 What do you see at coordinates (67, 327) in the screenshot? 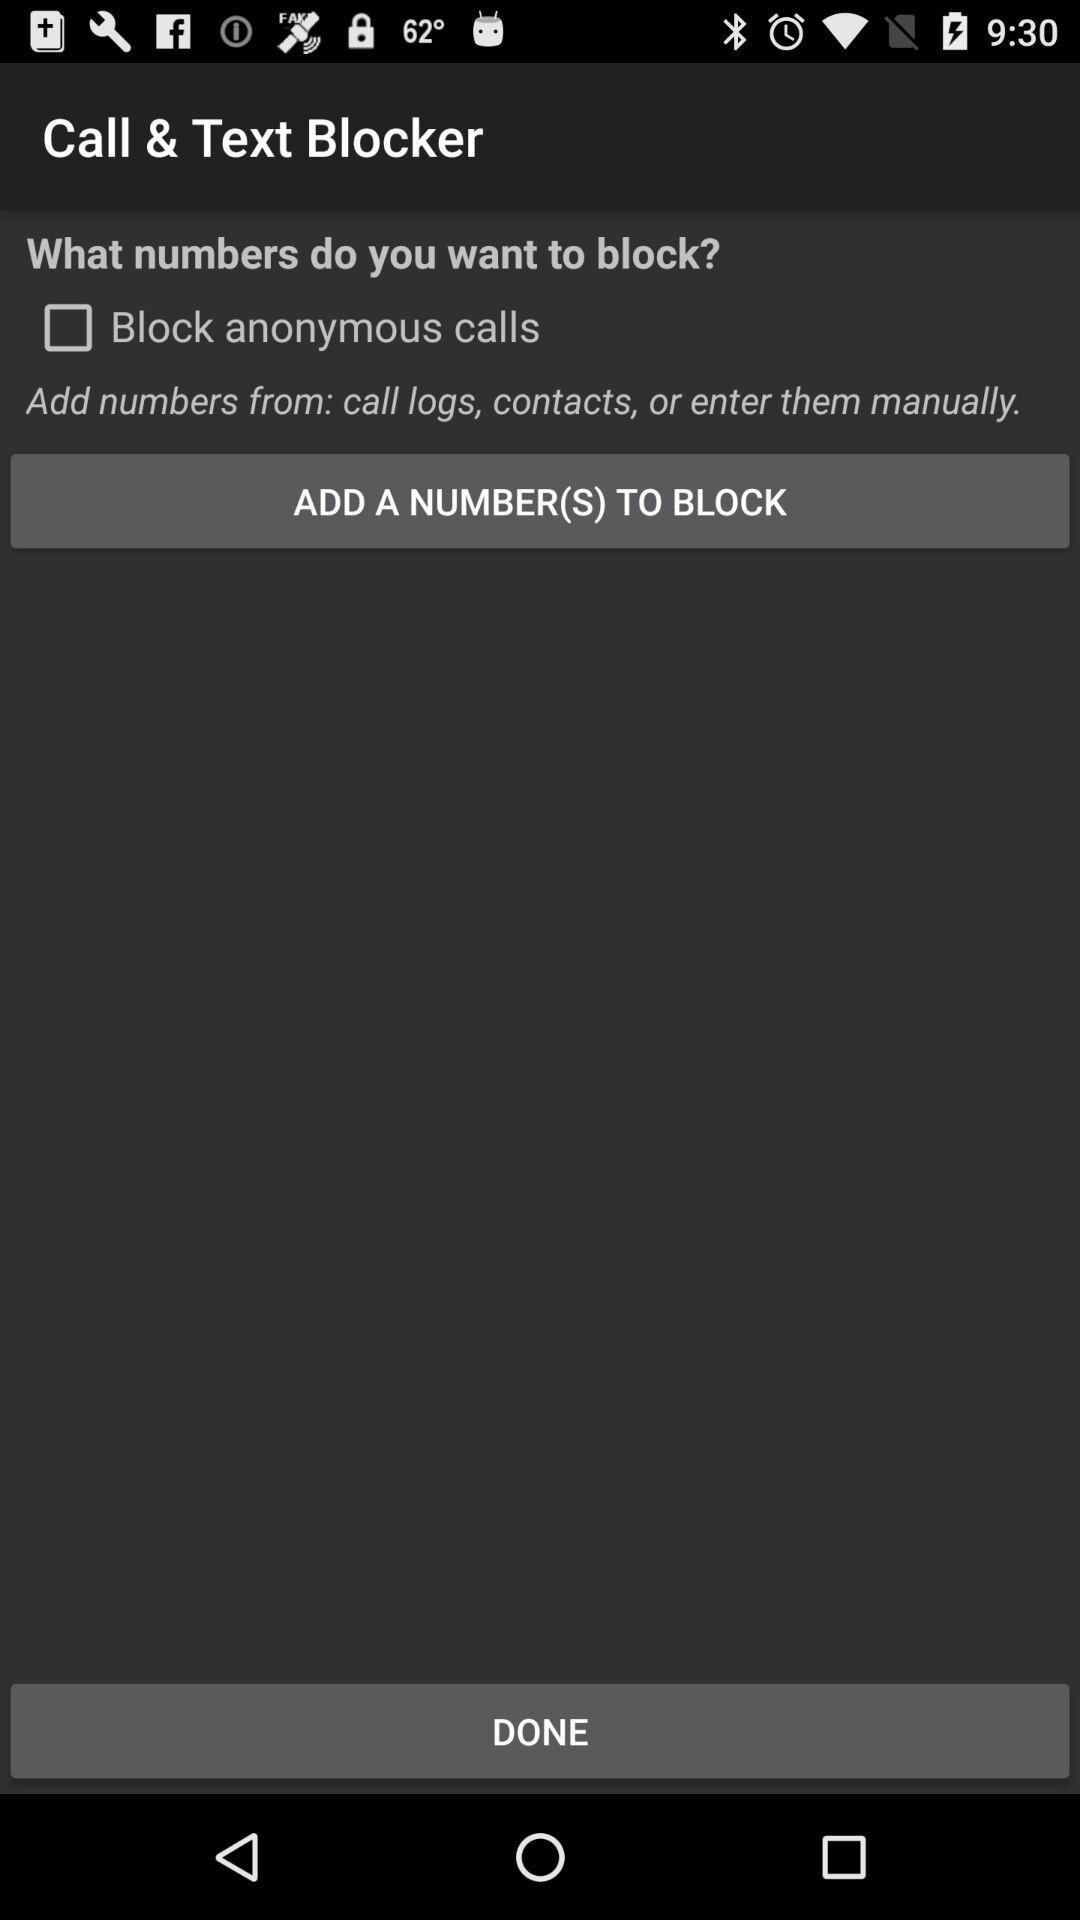
I see `anonymous calls` at bounding box center [67, 327].